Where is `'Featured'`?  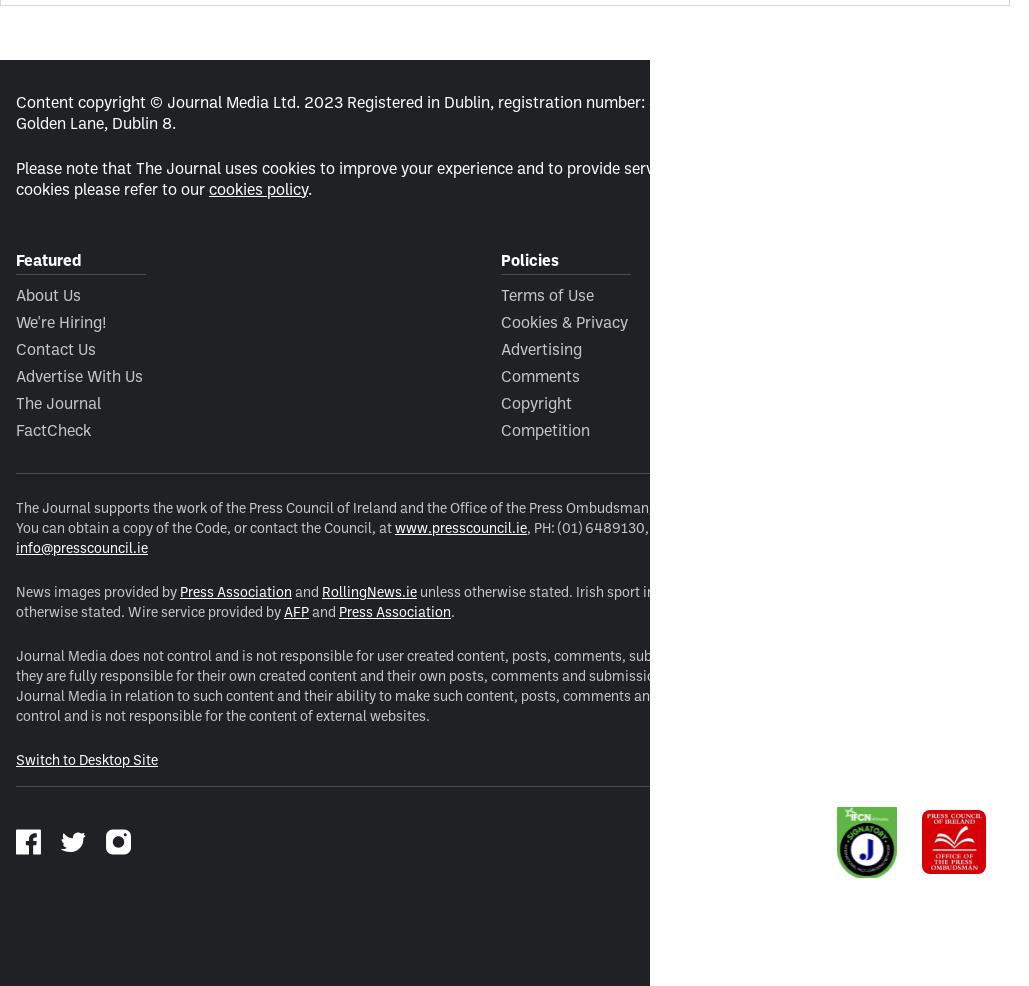 'Featured' is located at coordinates (48, 259).